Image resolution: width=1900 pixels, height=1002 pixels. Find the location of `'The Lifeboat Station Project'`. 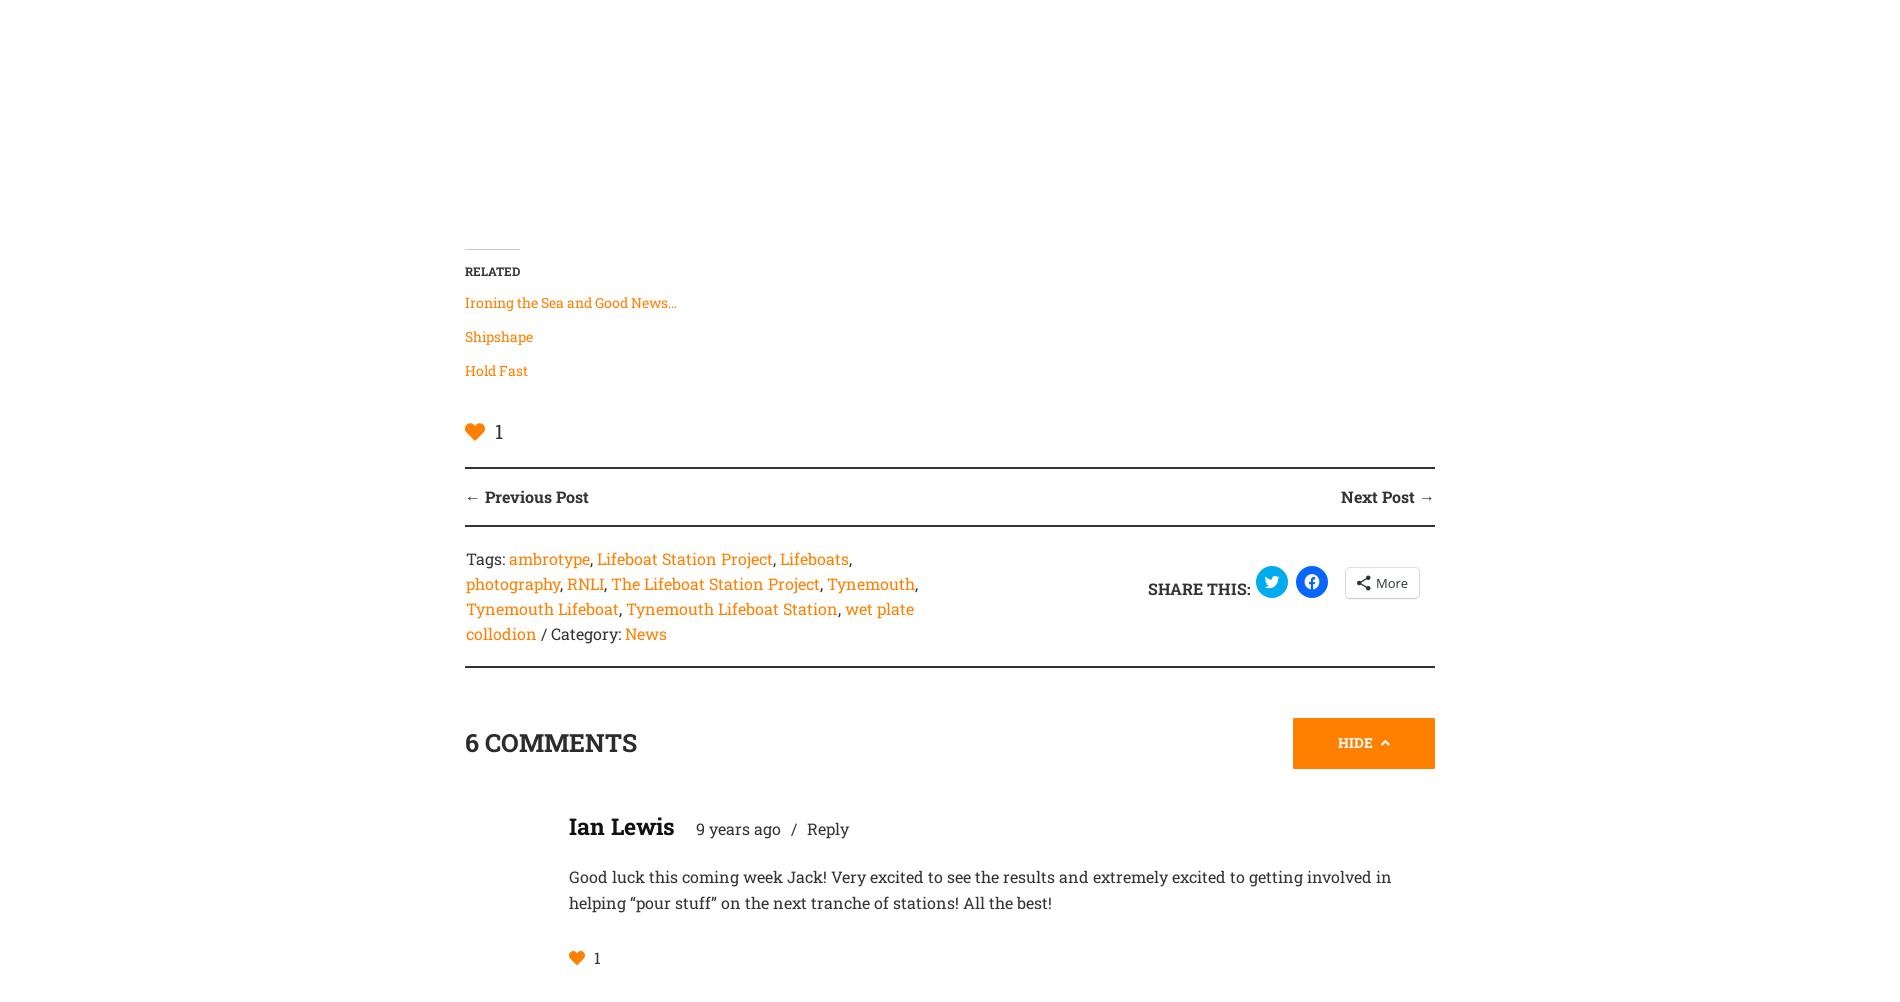

'The Lifeboat Station Project' is located at coordinates (713, 582).